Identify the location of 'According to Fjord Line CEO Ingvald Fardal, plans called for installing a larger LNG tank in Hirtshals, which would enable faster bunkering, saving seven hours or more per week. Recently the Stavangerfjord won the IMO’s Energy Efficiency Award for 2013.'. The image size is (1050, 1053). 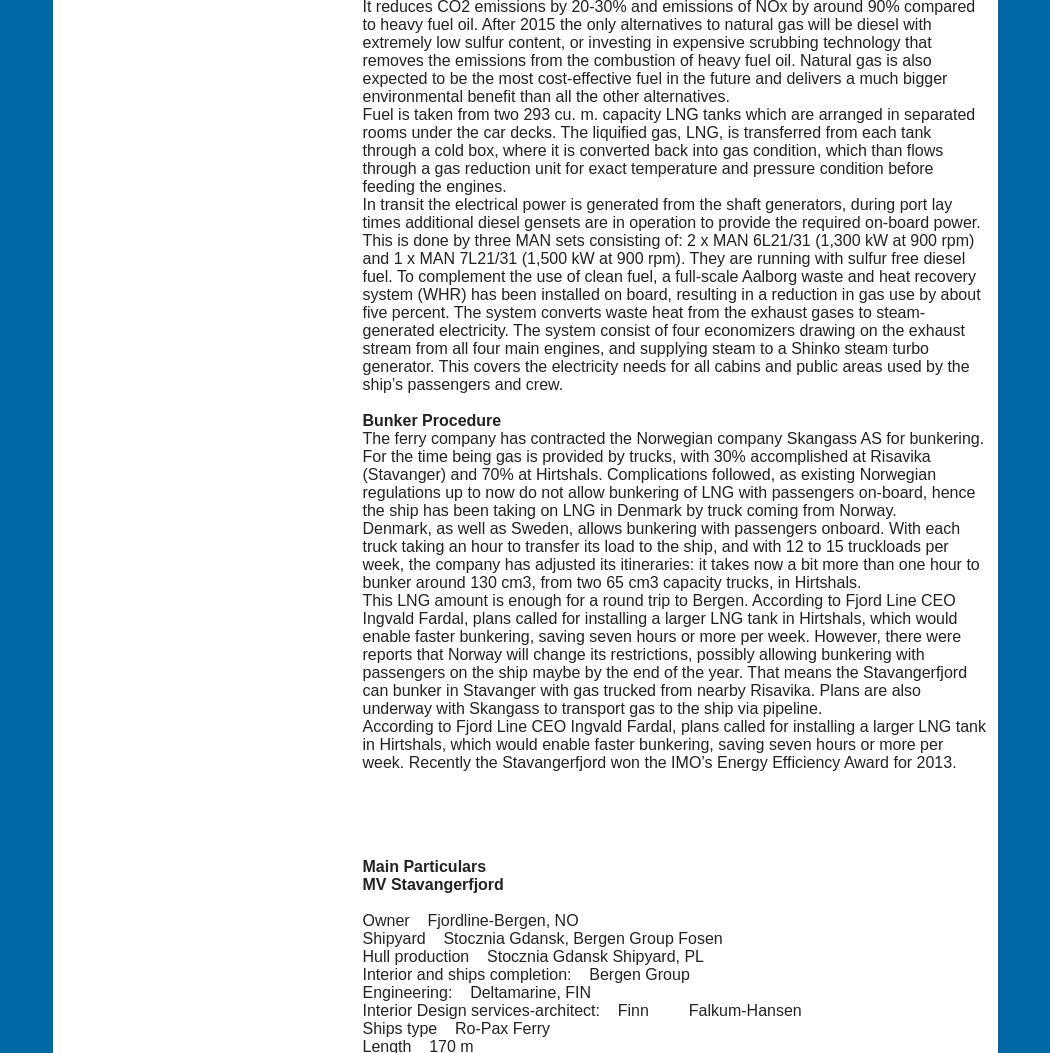
(672, 742).